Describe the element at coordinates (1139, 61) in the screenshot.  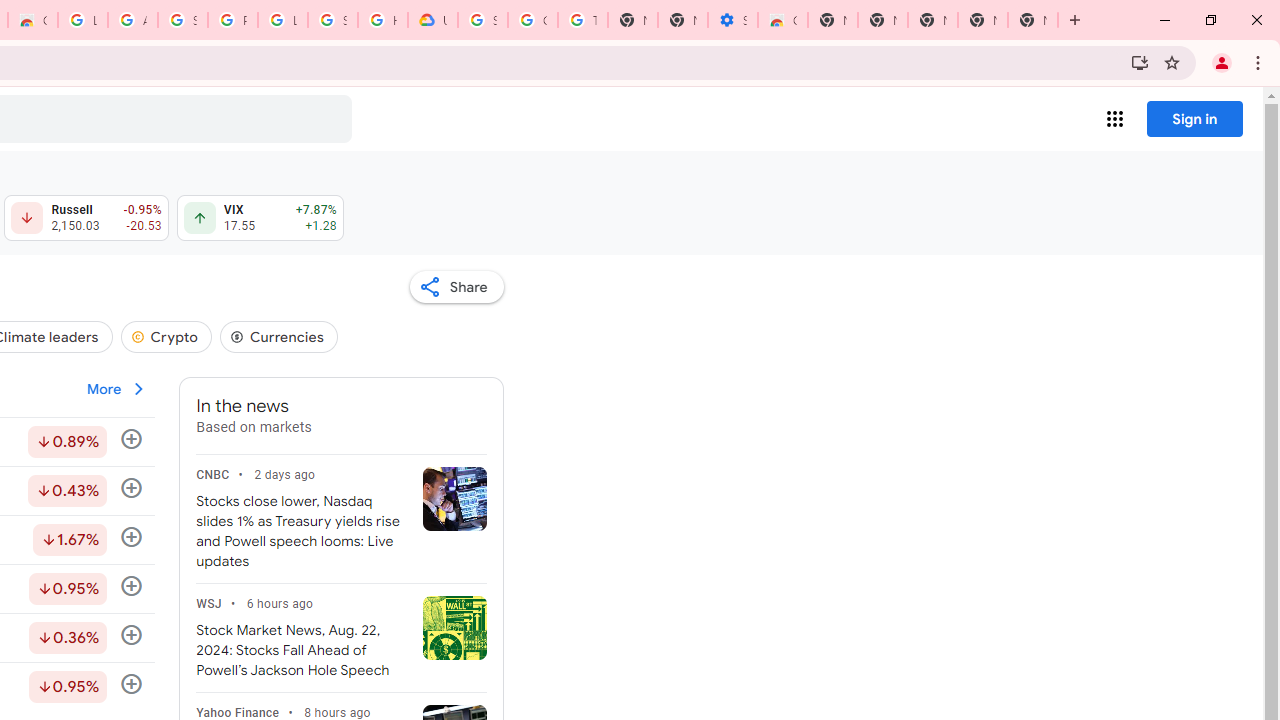
I see `'Install Google Finance'` at that location.